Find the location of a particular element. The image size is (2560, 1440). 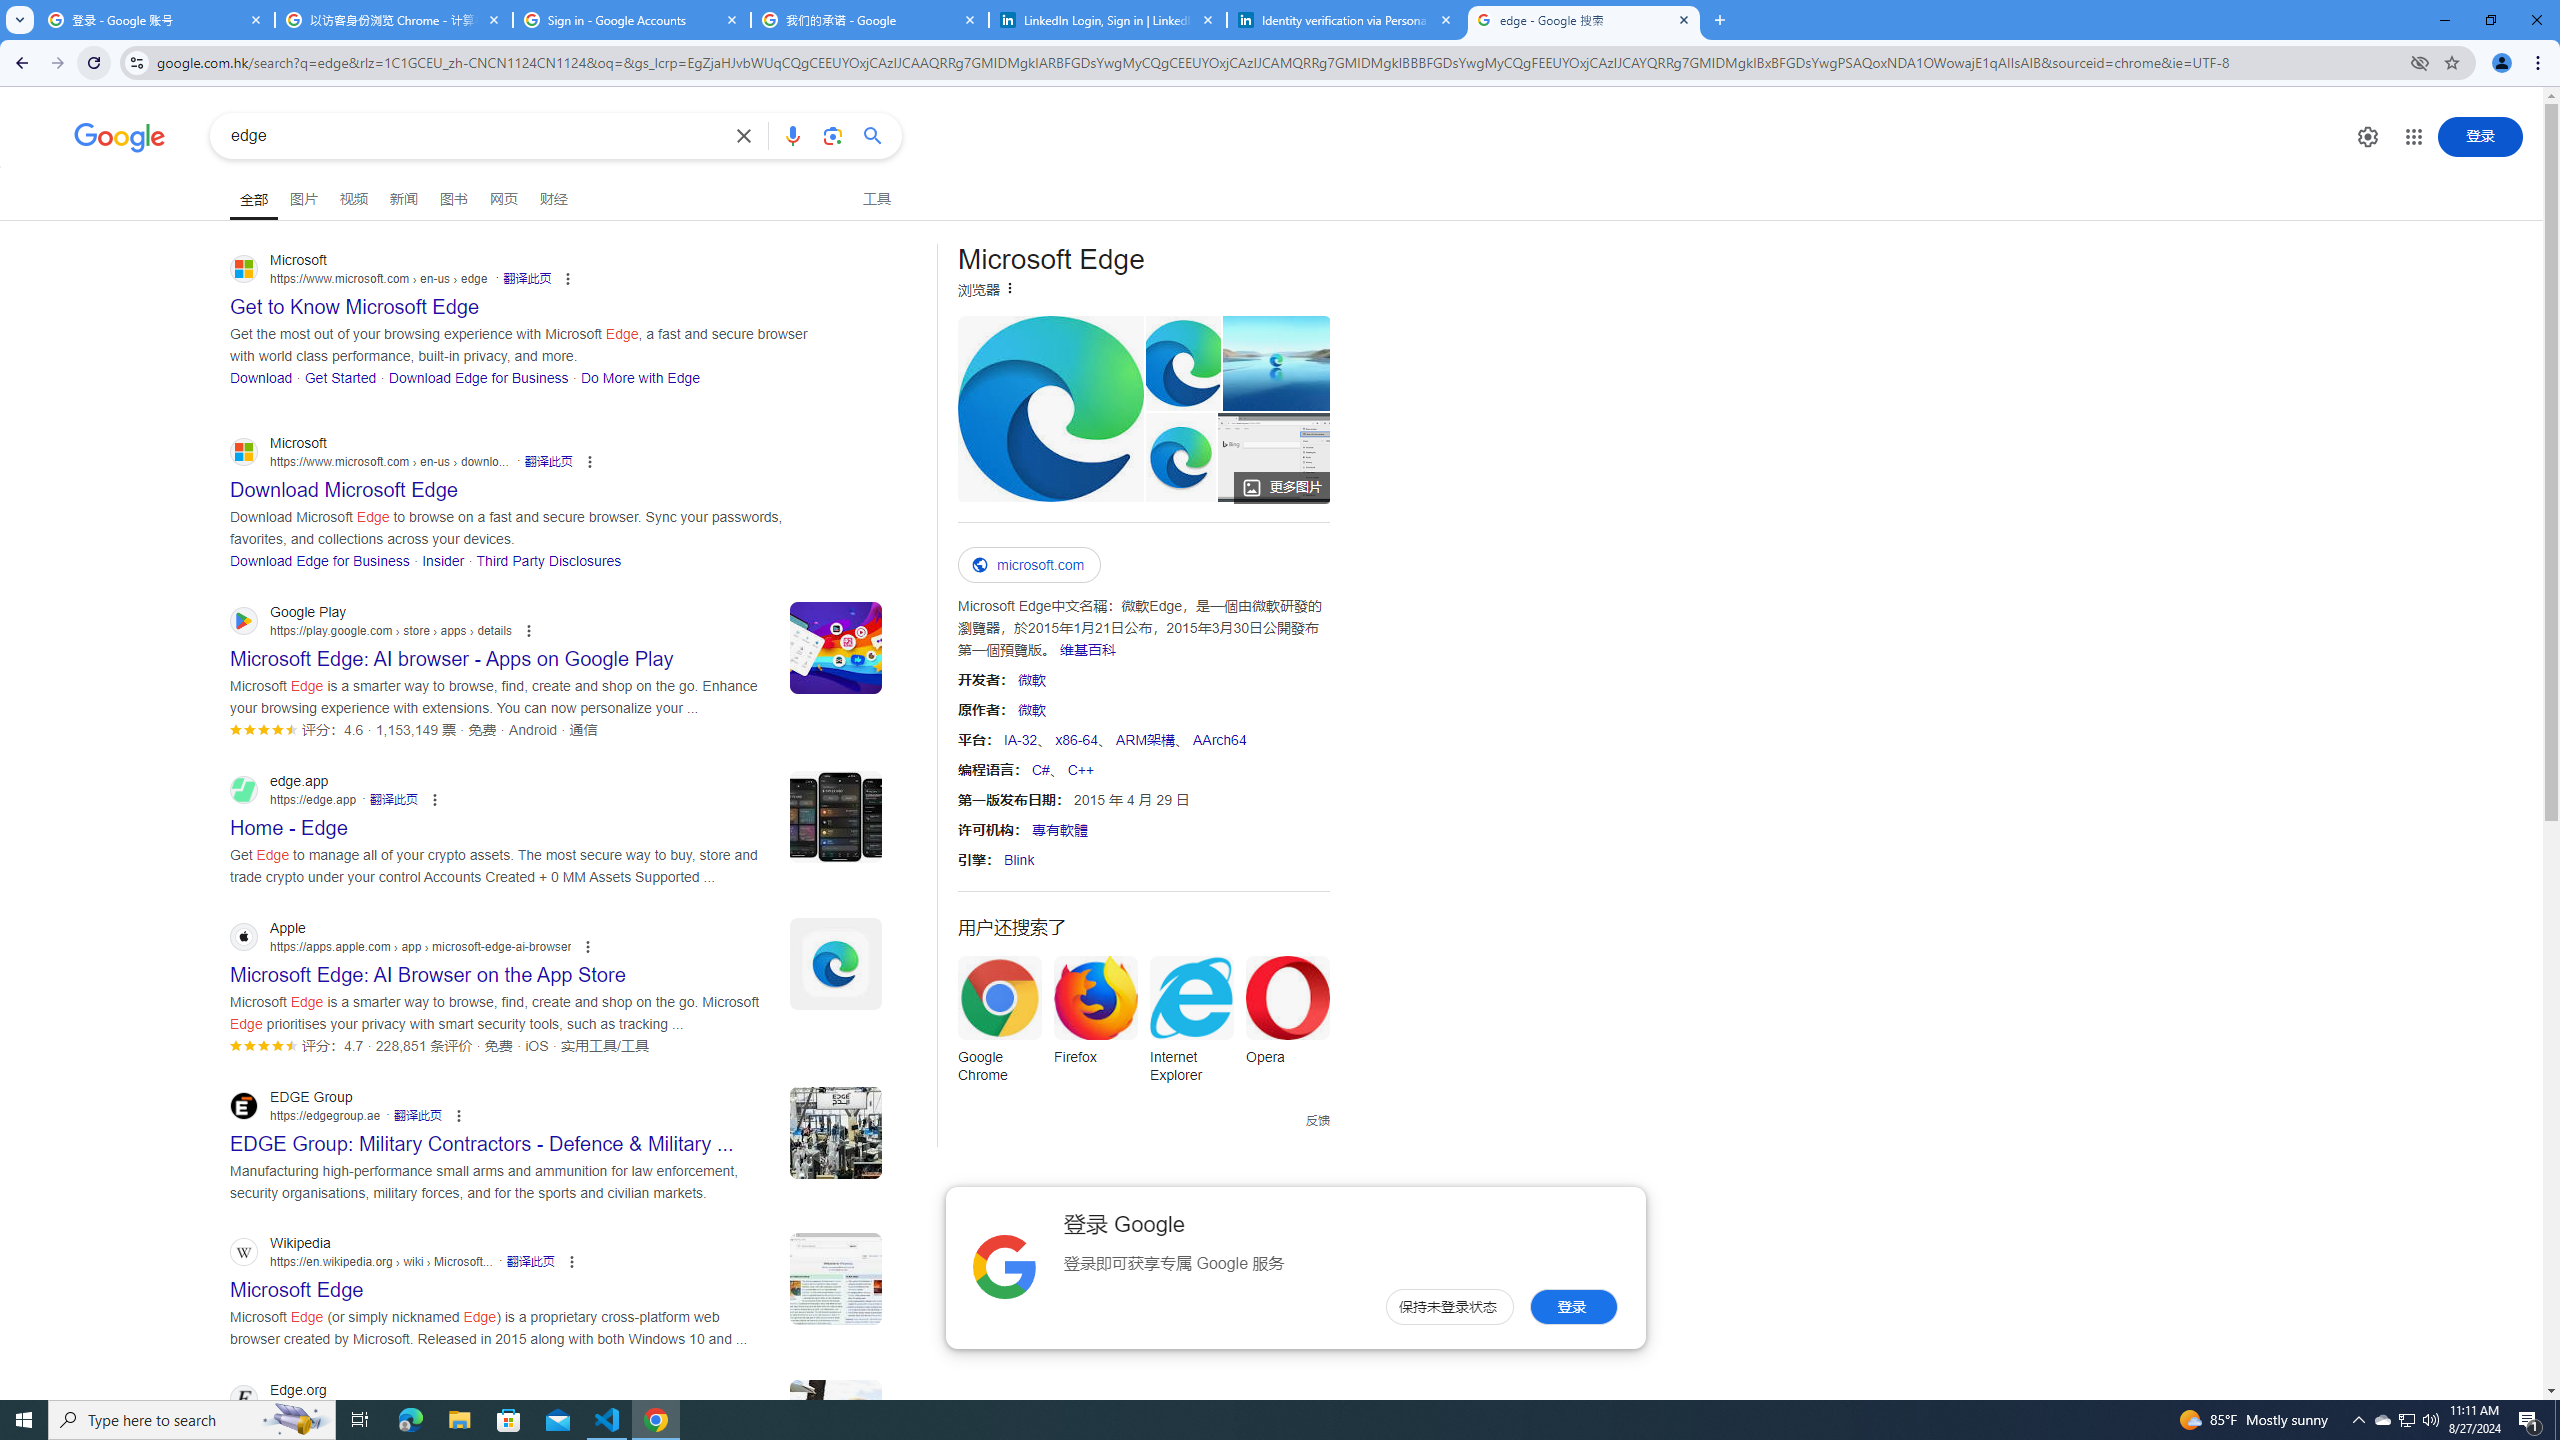

'Blink' is located at coordinates (1018, 859).